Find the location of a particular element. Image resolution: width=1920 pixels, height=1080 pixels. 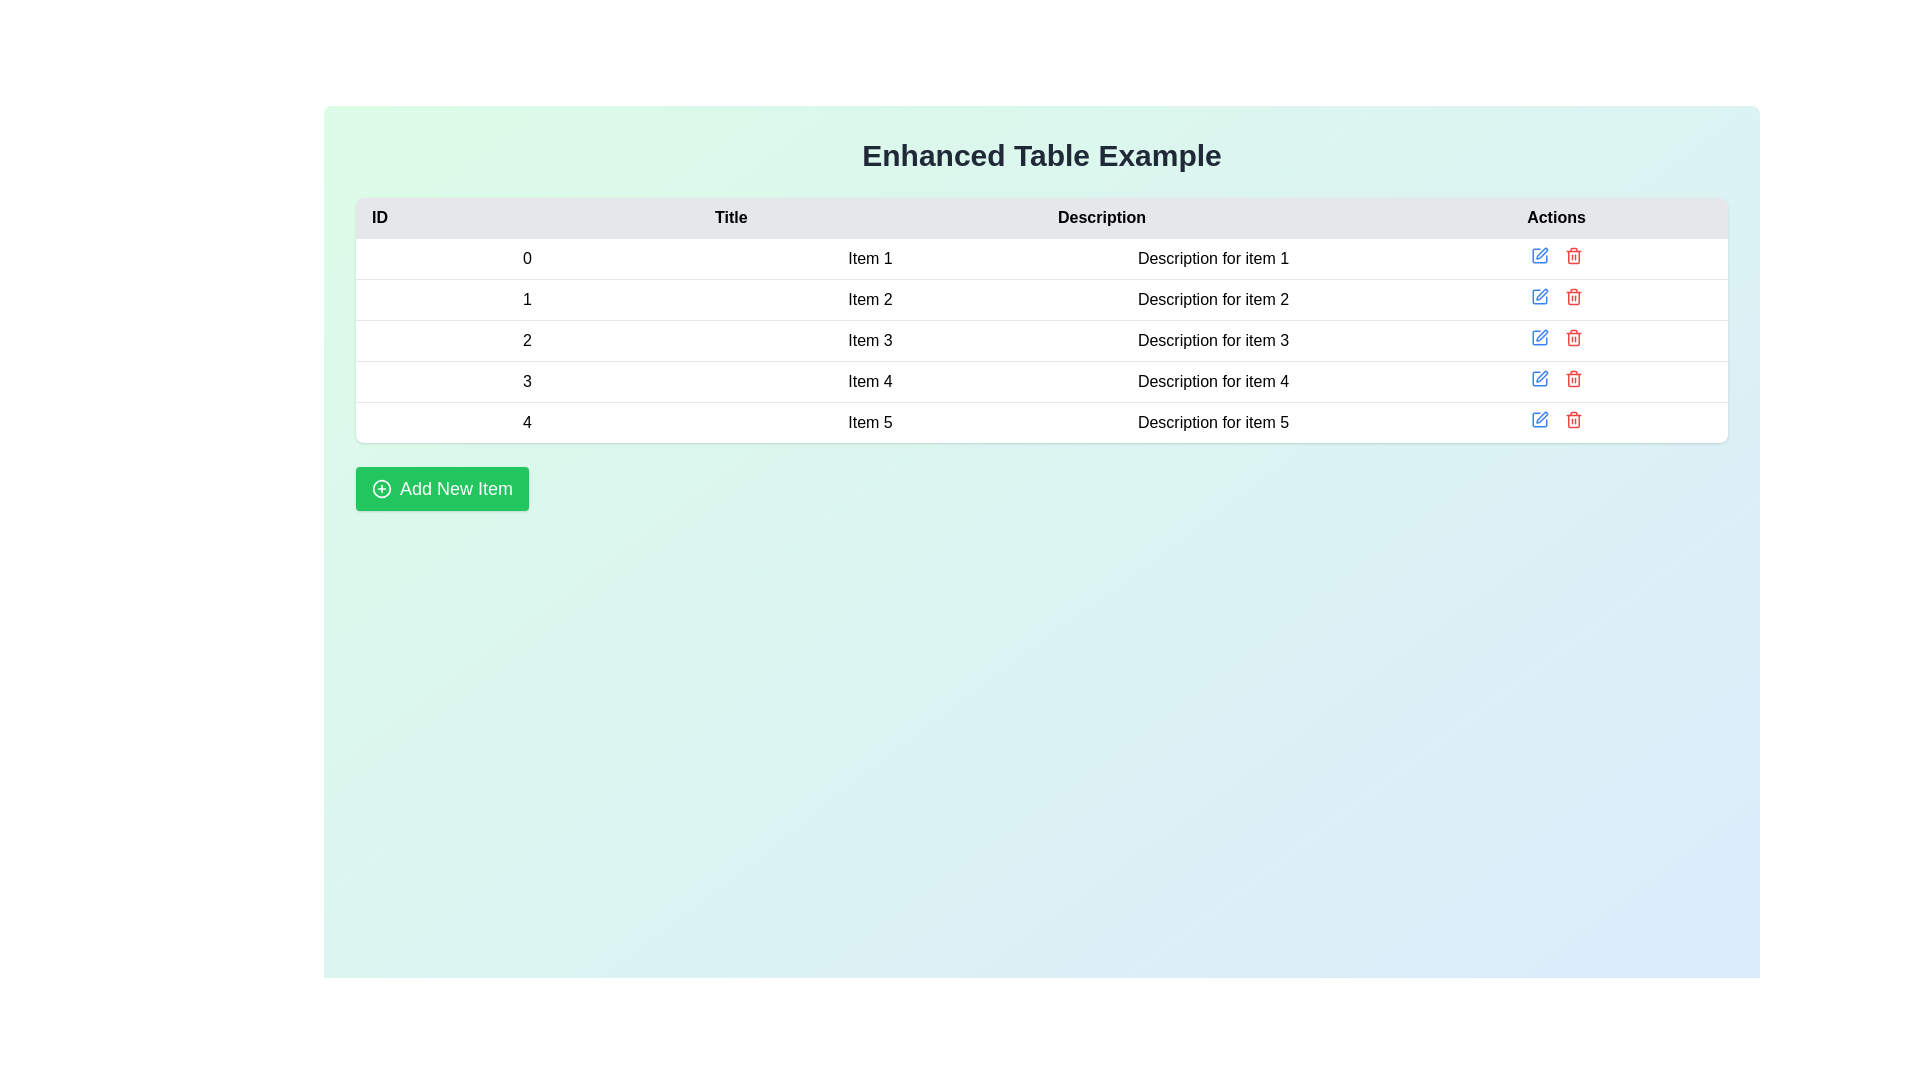

the descriptive text label for 'Item 5' located in the last row of the table, specifically in the 'Description' column is located at coordinates (1212, 421).